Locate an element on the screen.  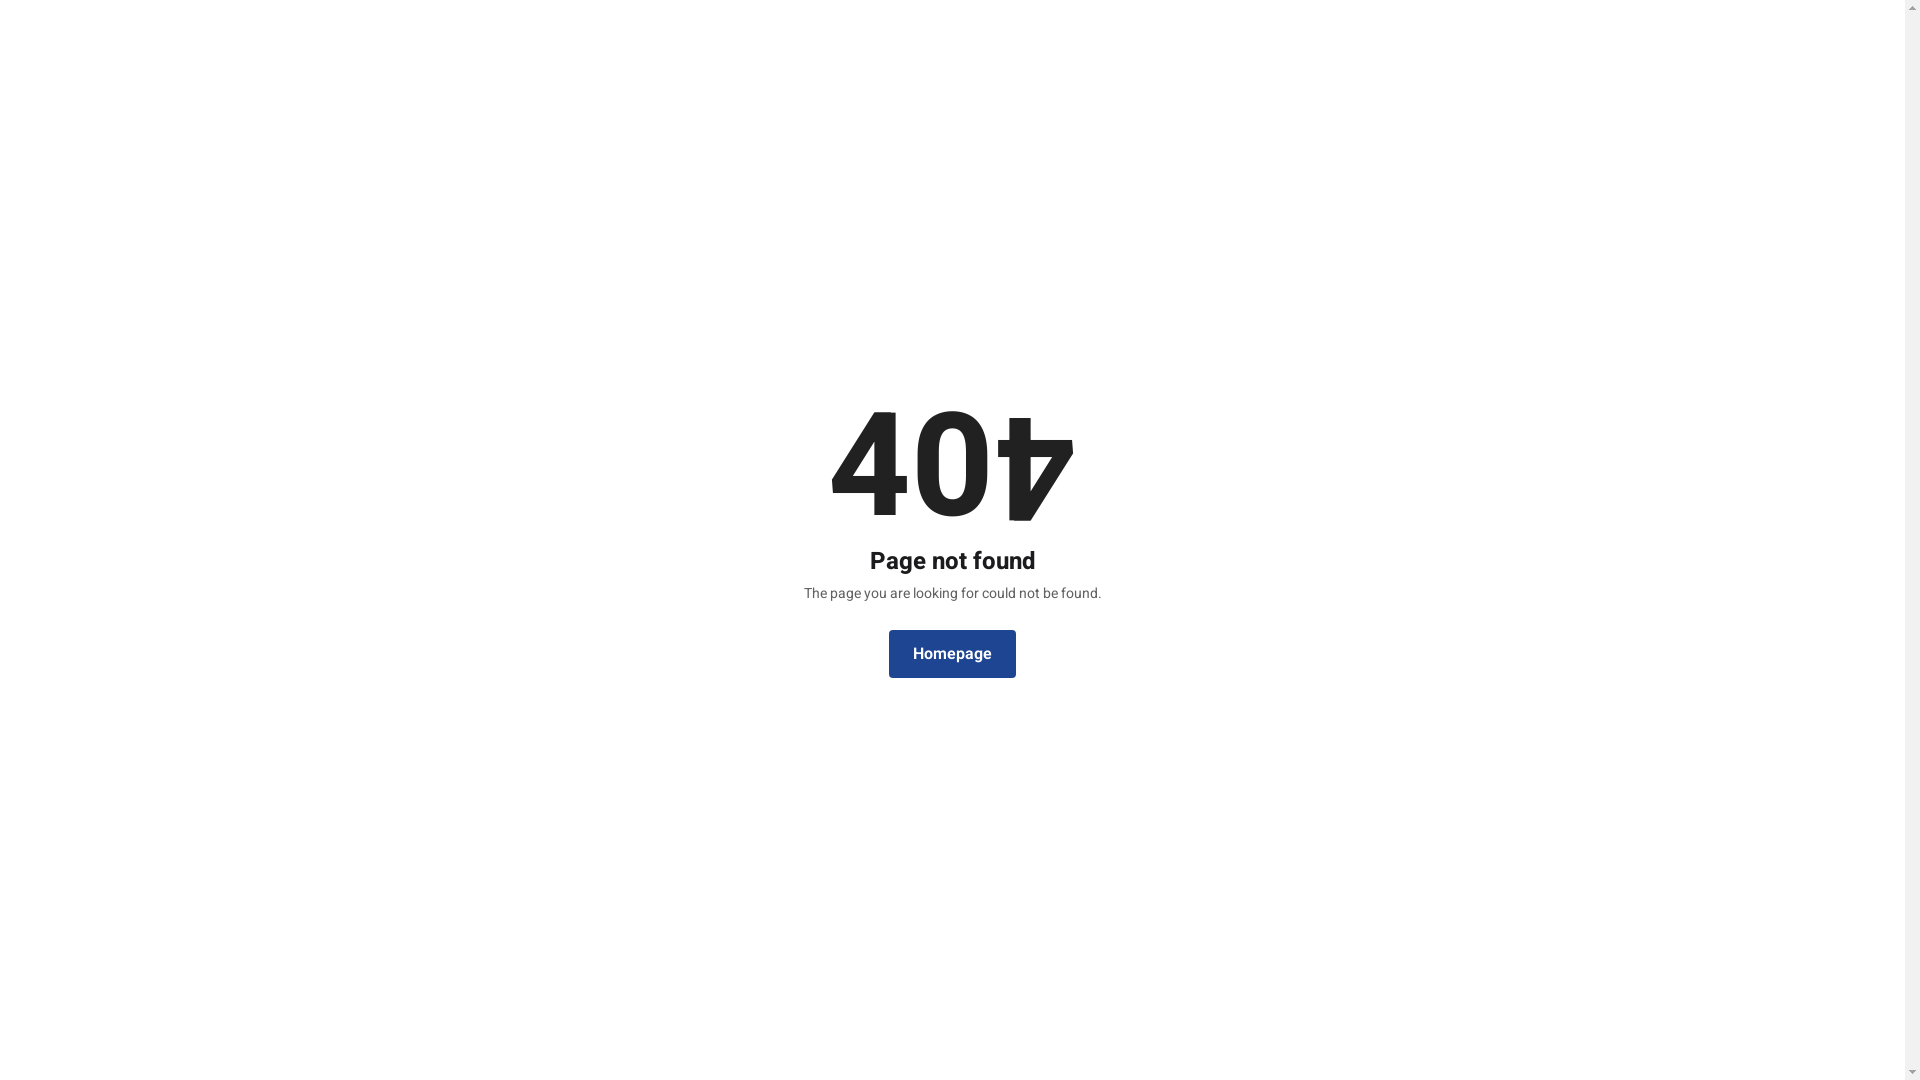
'Homepage' is located at coordinates (951, 654).